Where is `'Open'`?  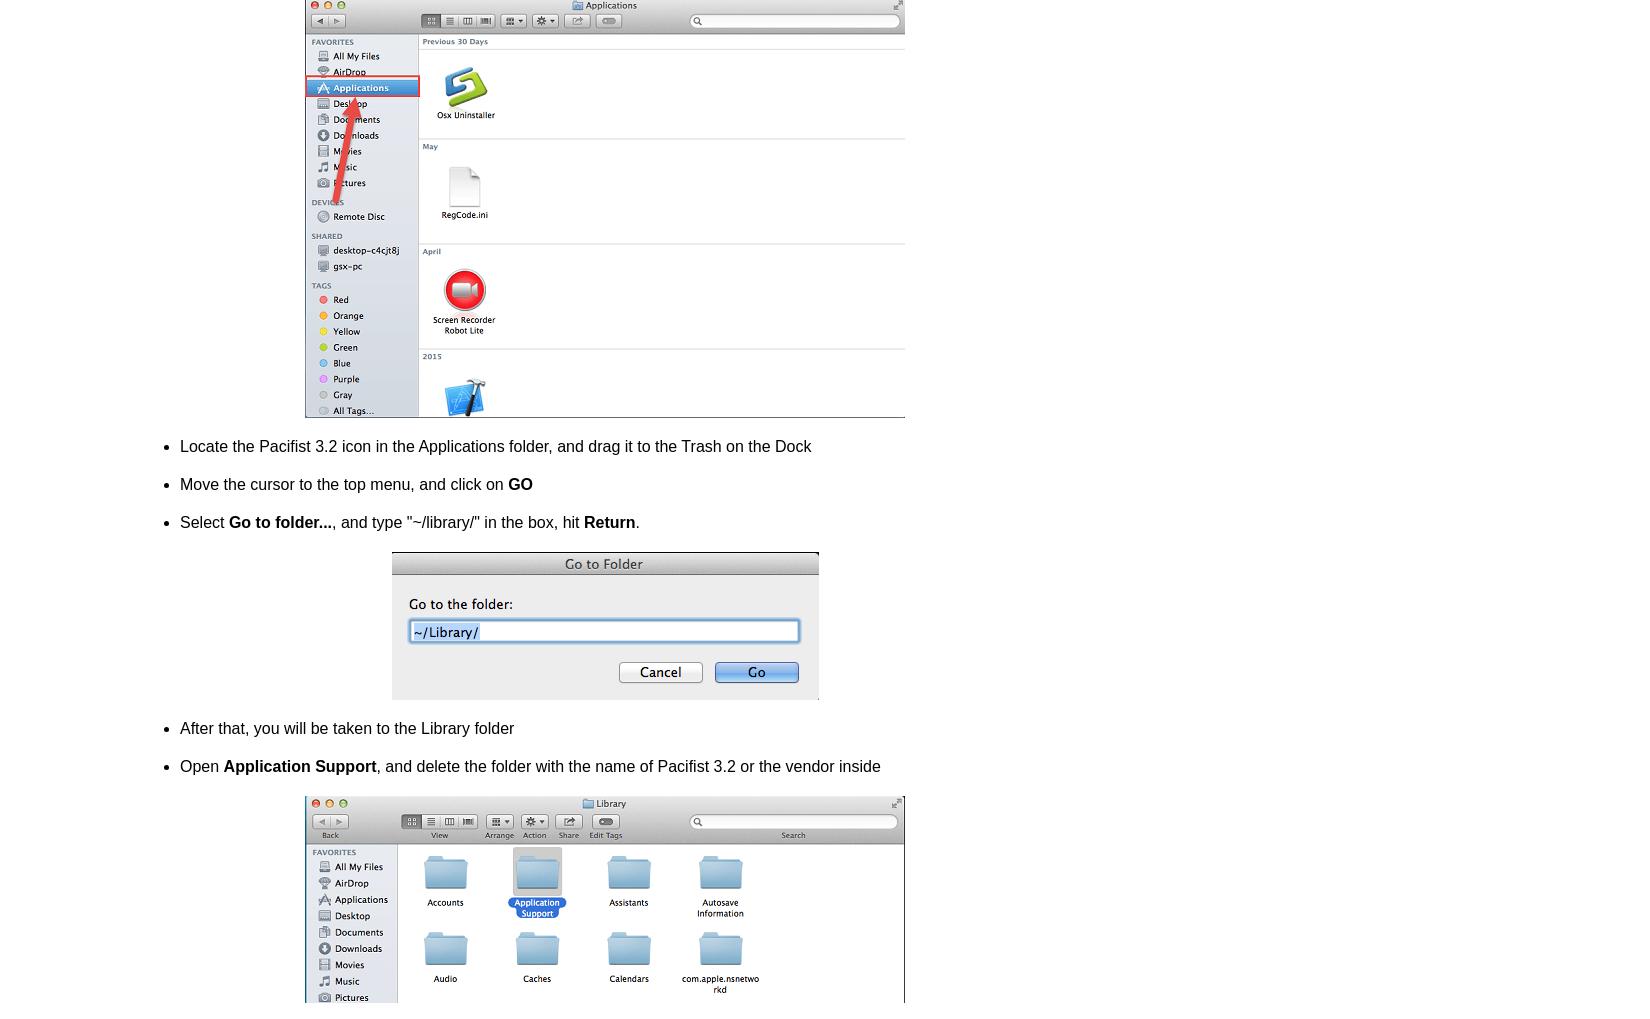
'Open' is located at coordinates (180, 765).